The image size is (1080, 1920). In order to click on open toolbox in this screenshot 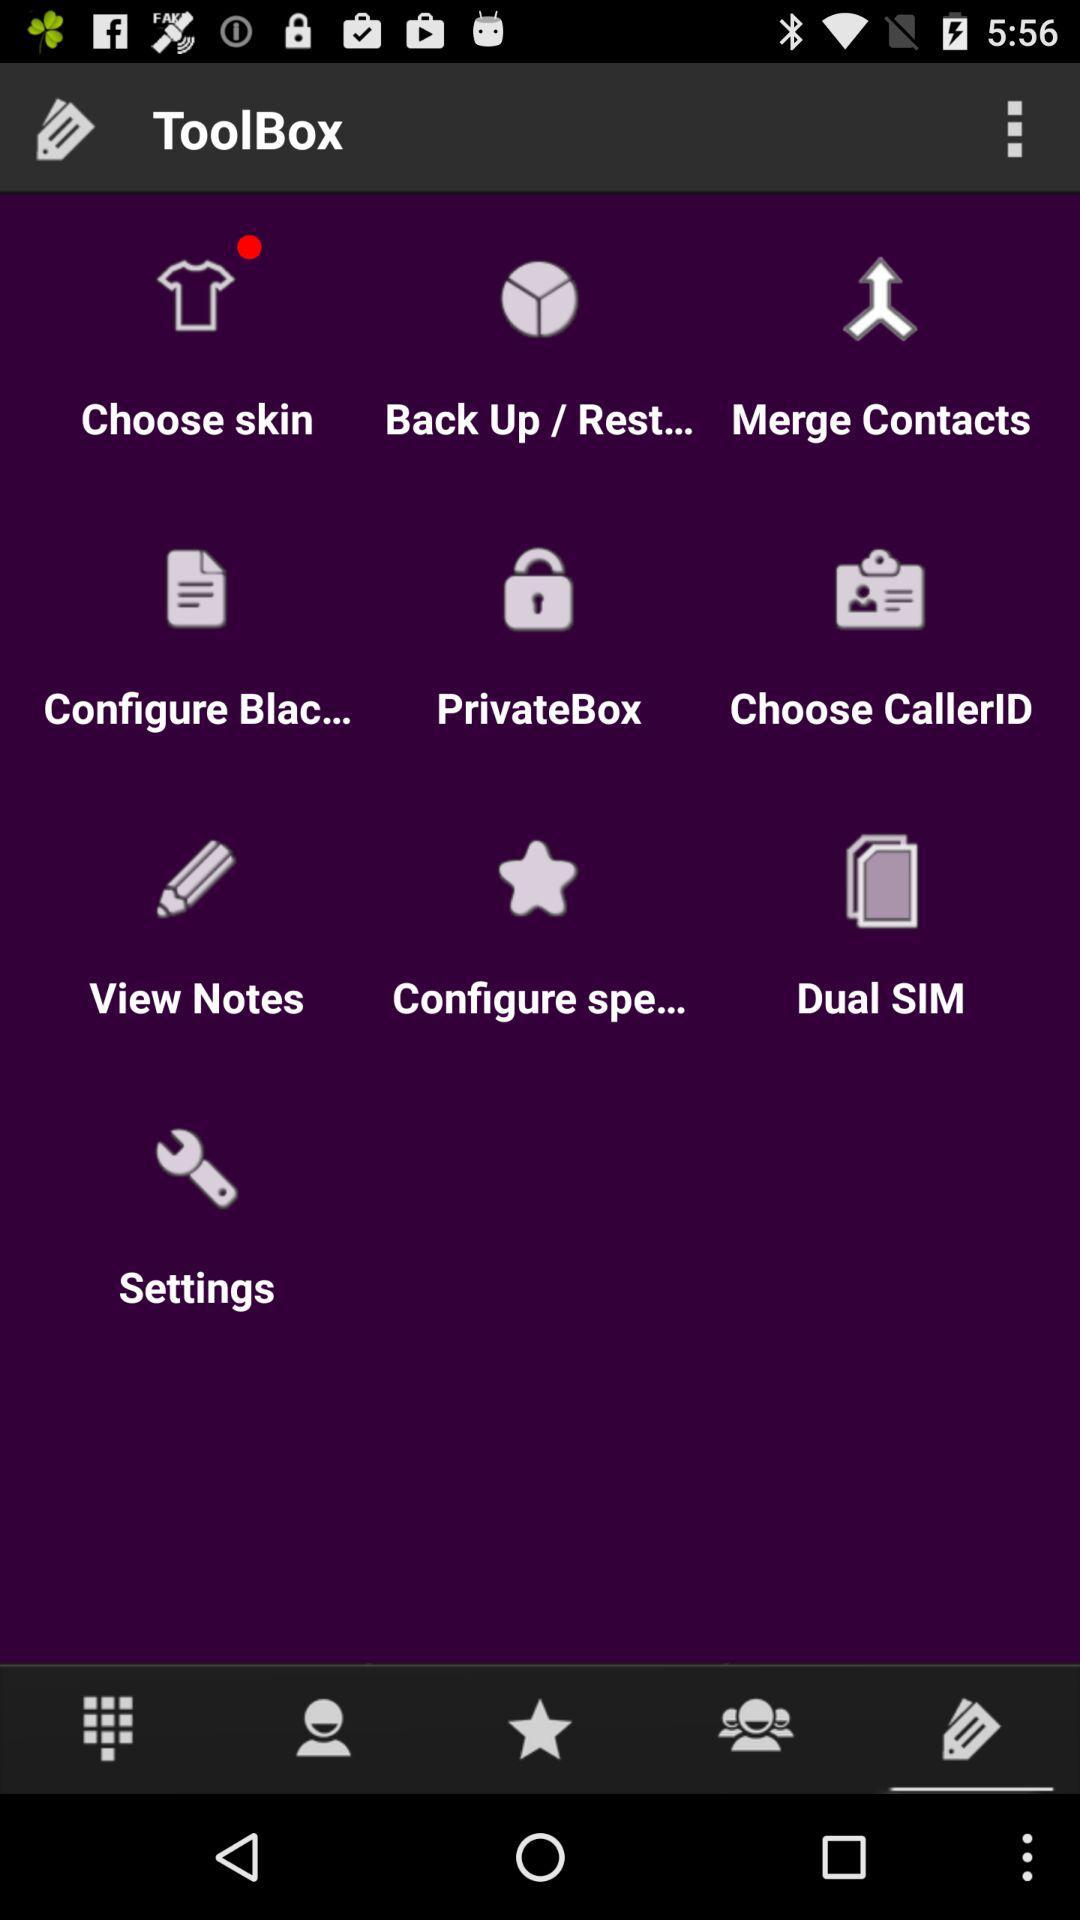, I will do `click(971, 1727)`.